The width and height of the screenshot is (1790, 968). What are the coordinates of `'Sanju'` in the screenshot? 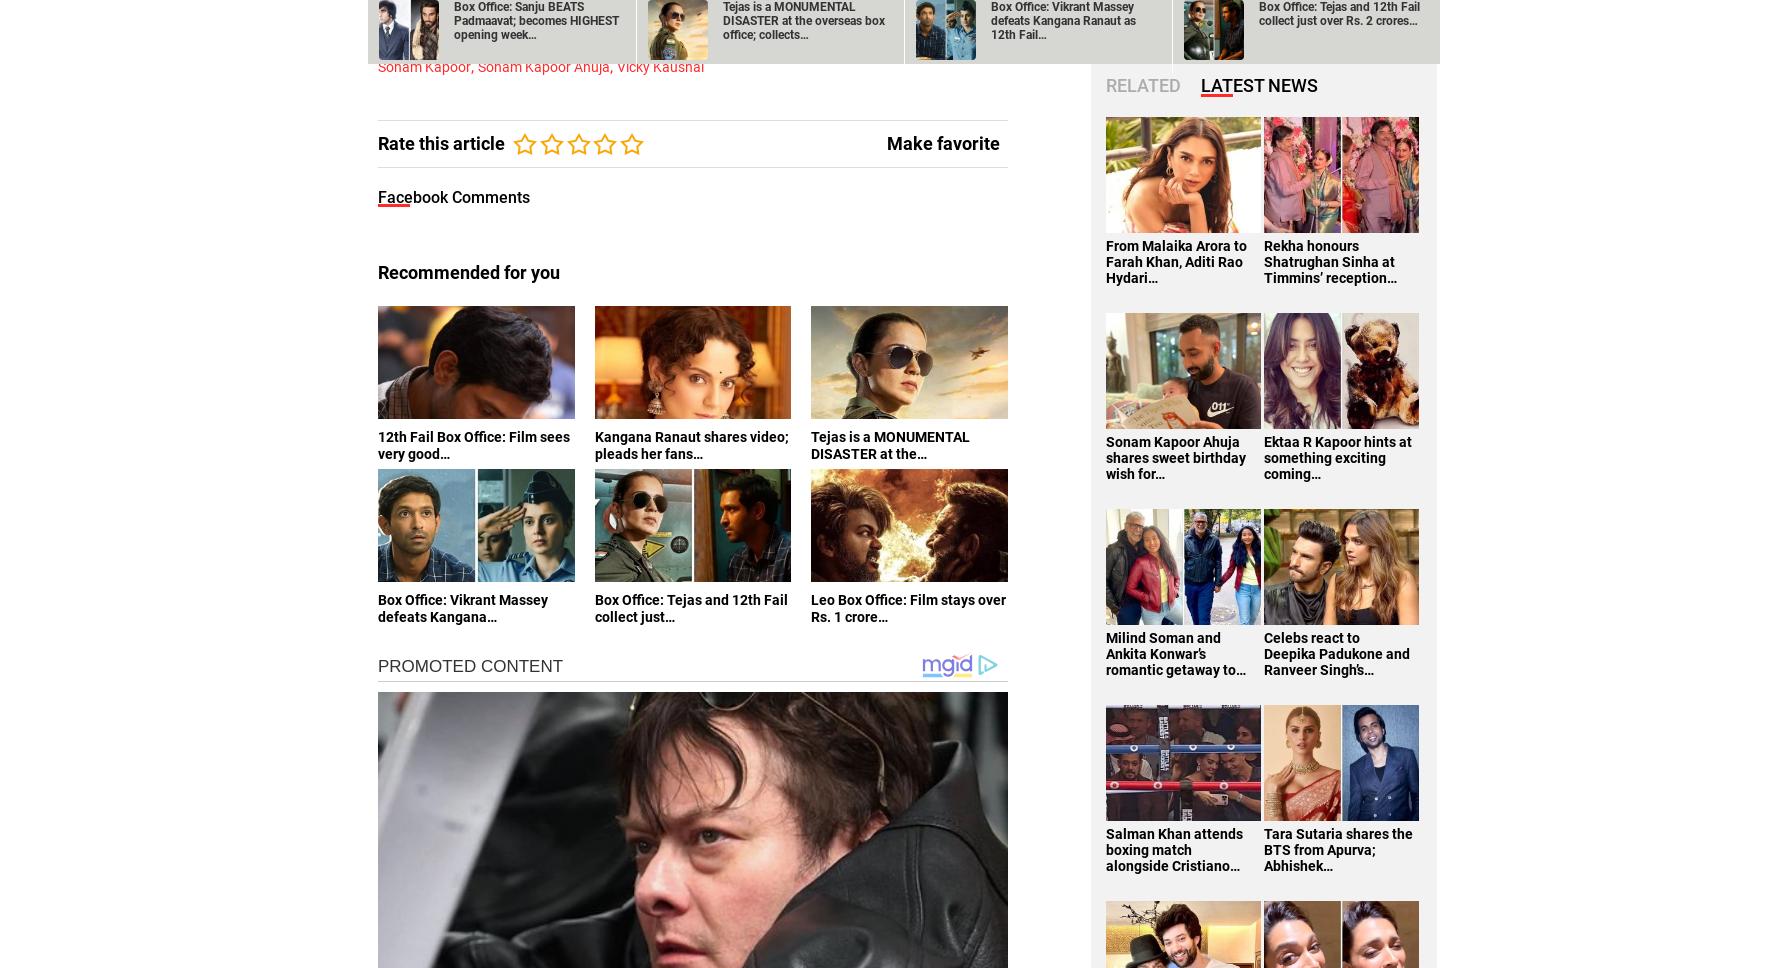 It's located at (943, 41).